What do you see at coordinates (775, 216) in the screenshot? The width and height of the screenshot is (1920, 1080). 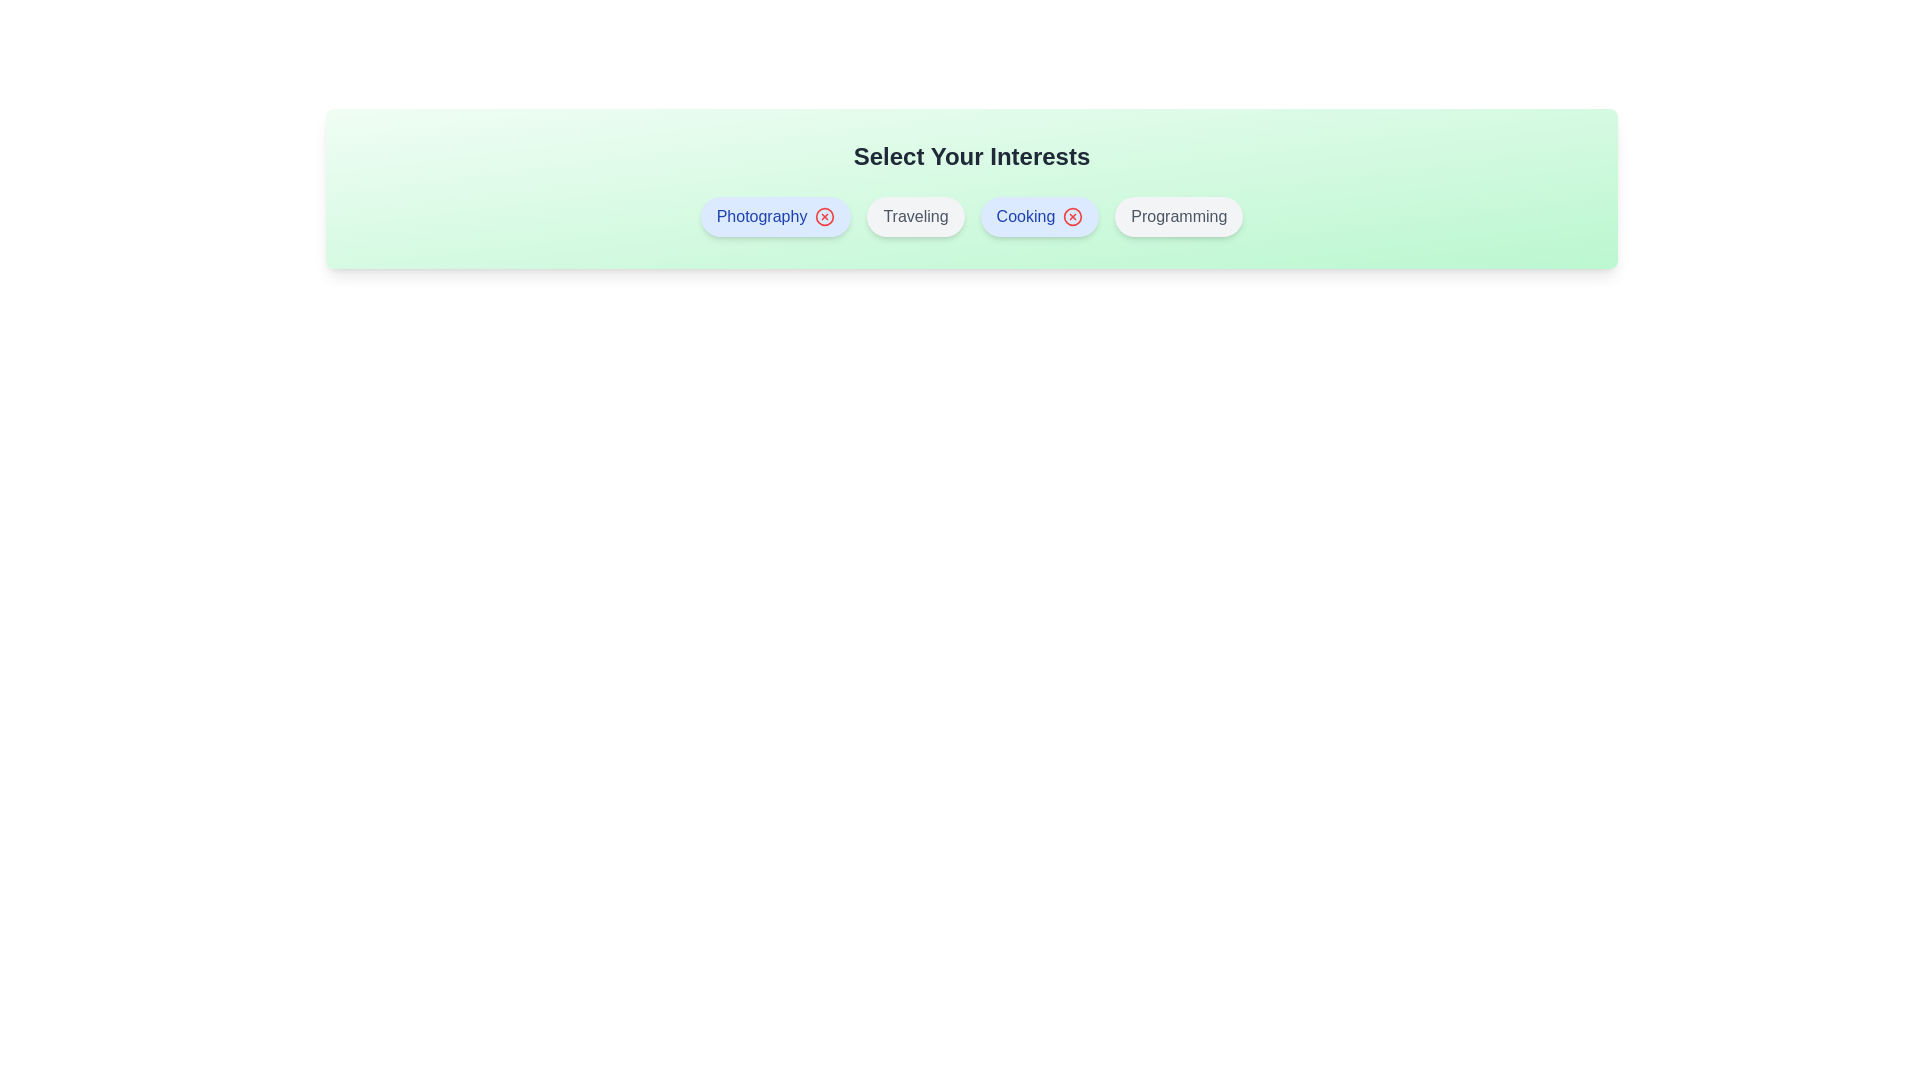 I see `the interest item Photography` at bounding box center [775, 216].